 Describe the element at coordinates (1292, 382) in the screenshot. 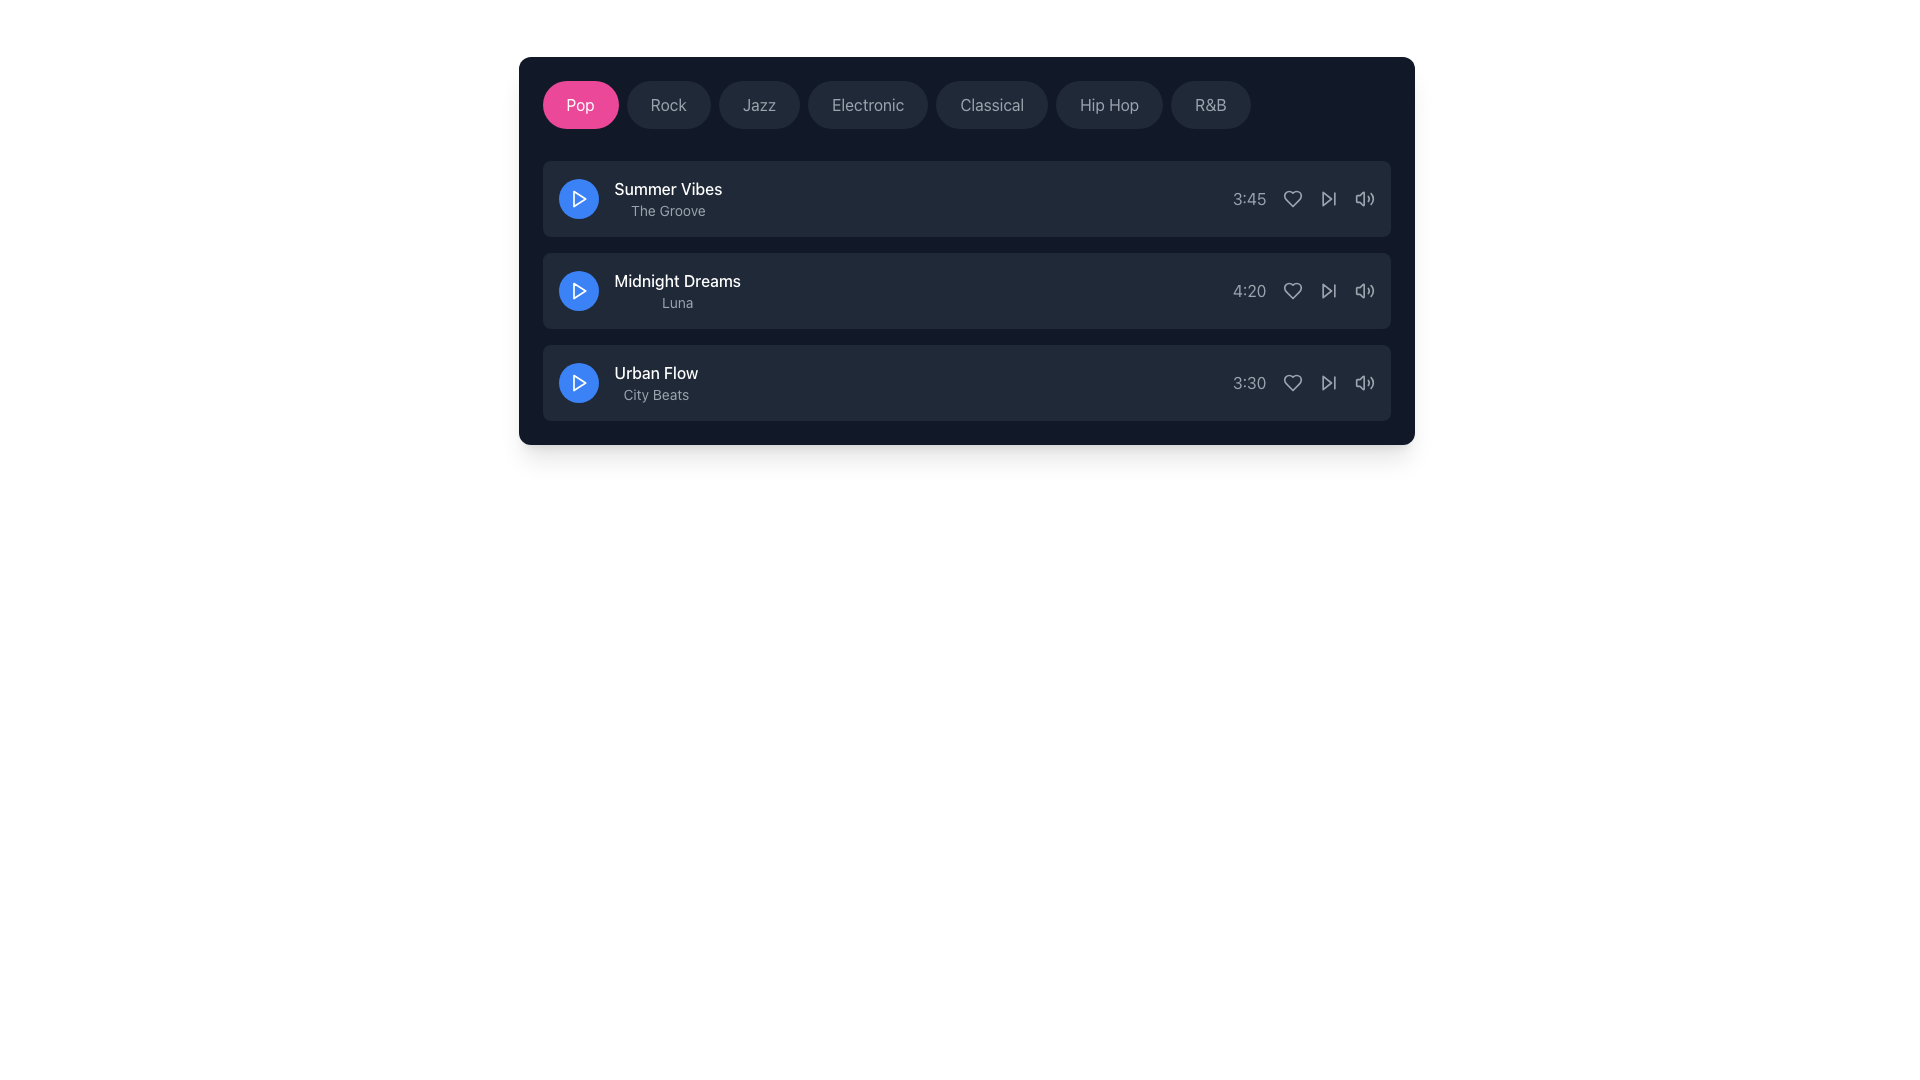

I see `the heart-shaped icon button with a gray outline located in the right section of the music track row for visual feedback` at that location.